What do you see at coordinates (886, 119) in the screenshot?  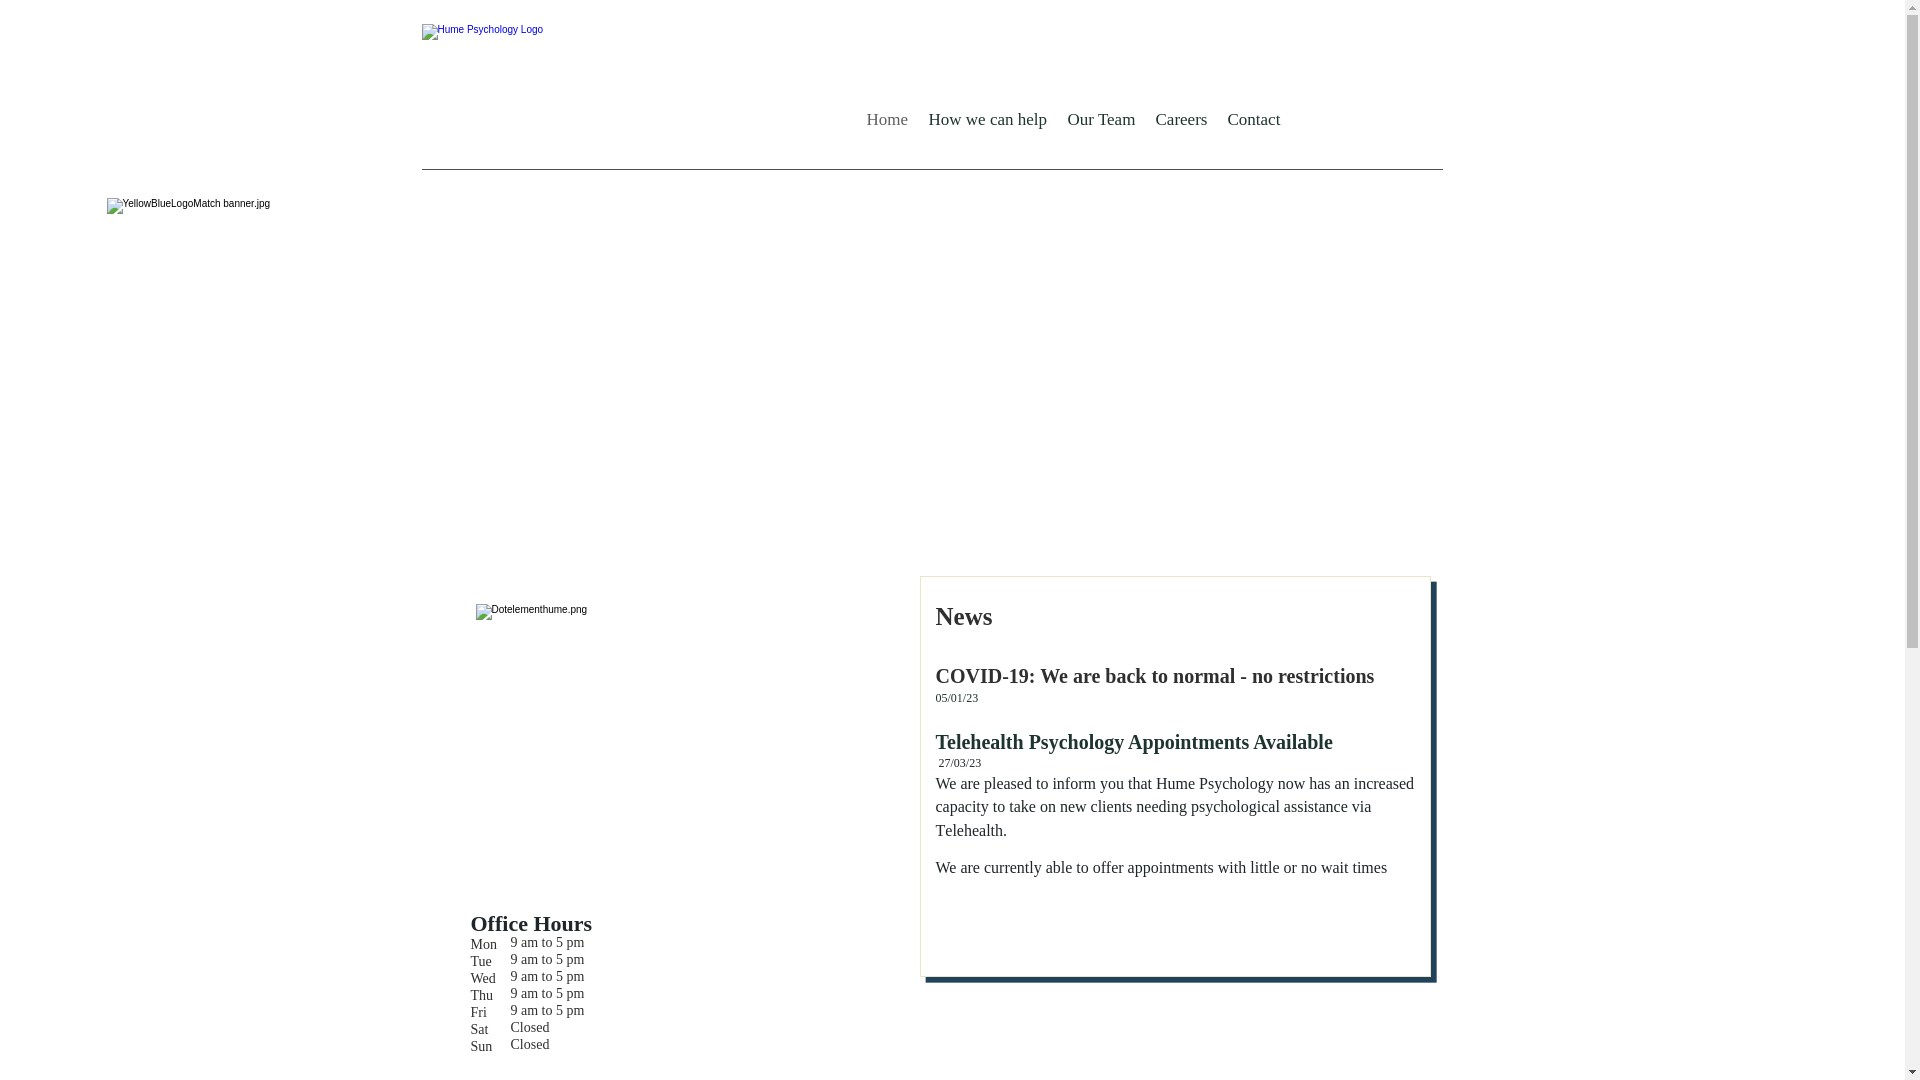 I see `'Home'` at bounding box center [886, 119].